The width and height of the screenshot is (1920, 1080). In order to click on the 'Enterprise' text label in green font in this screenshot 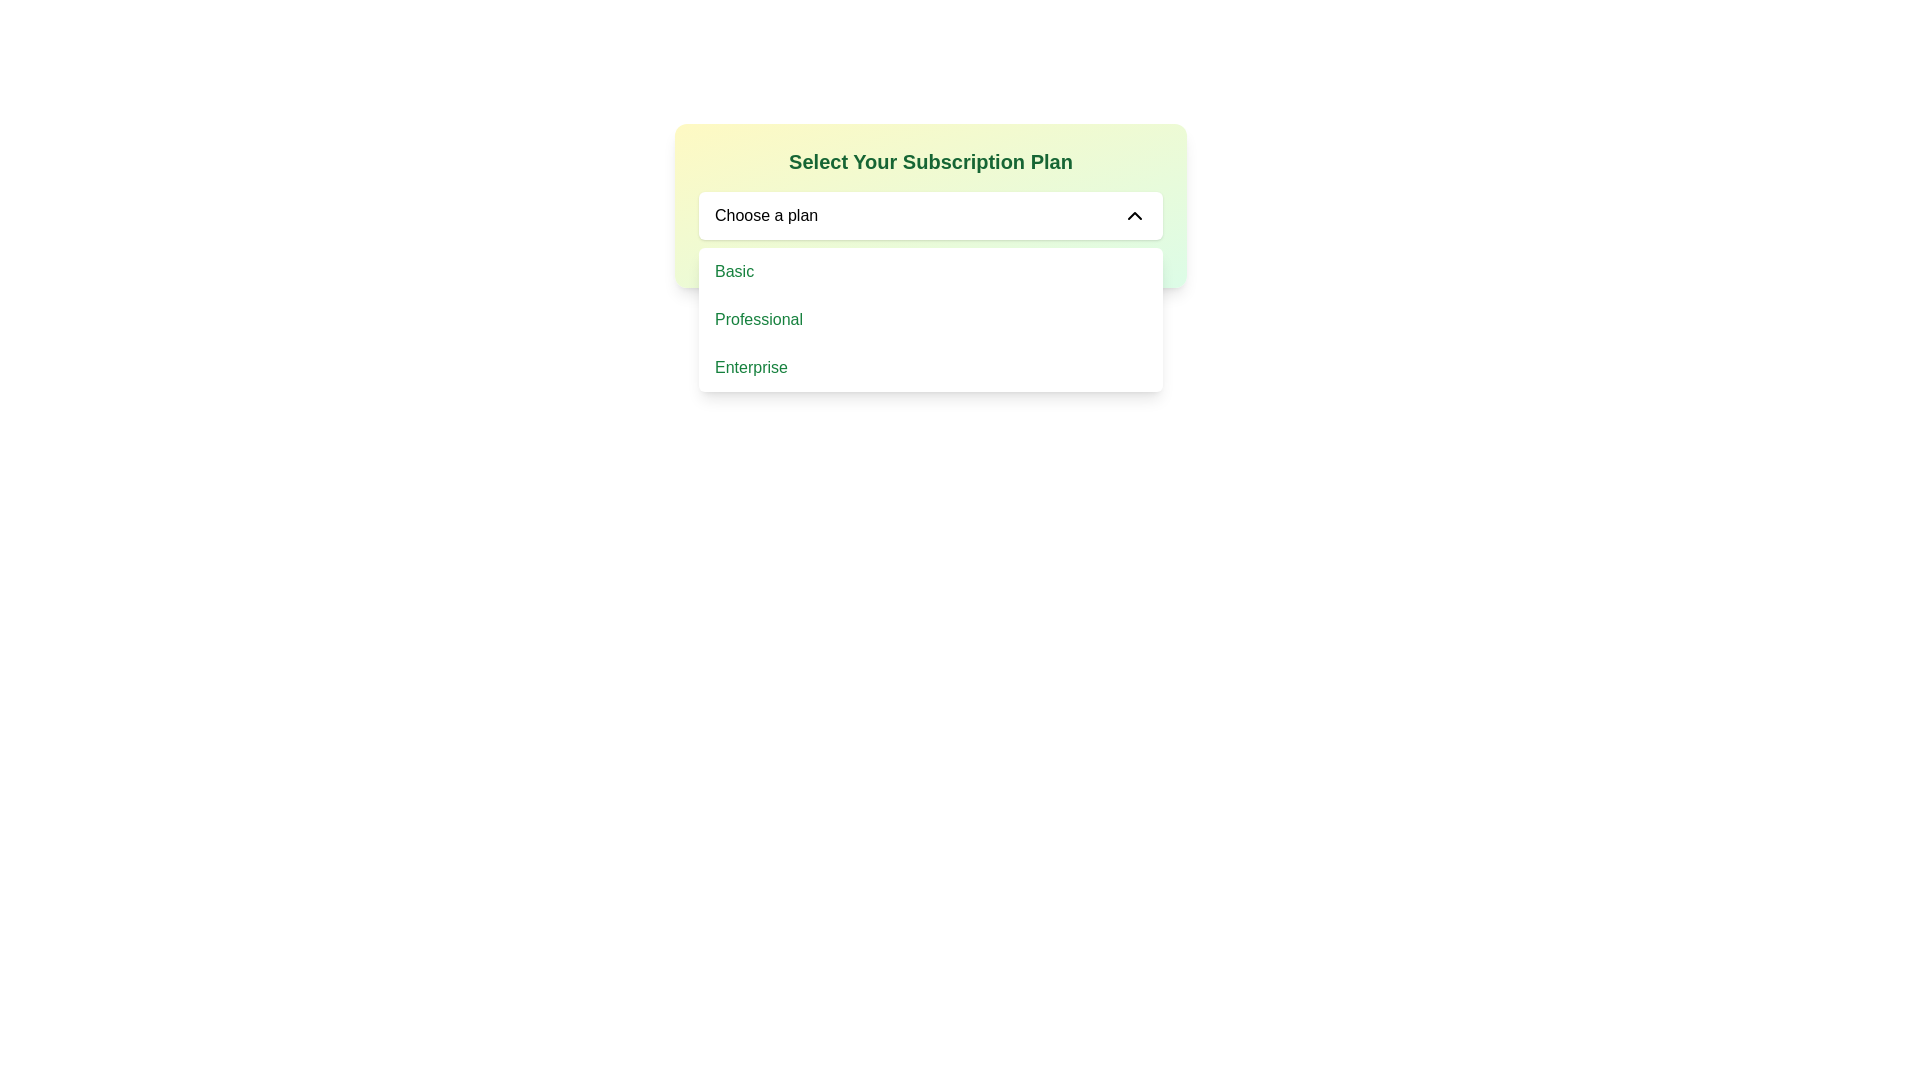, I will do `click(750, 367)`.